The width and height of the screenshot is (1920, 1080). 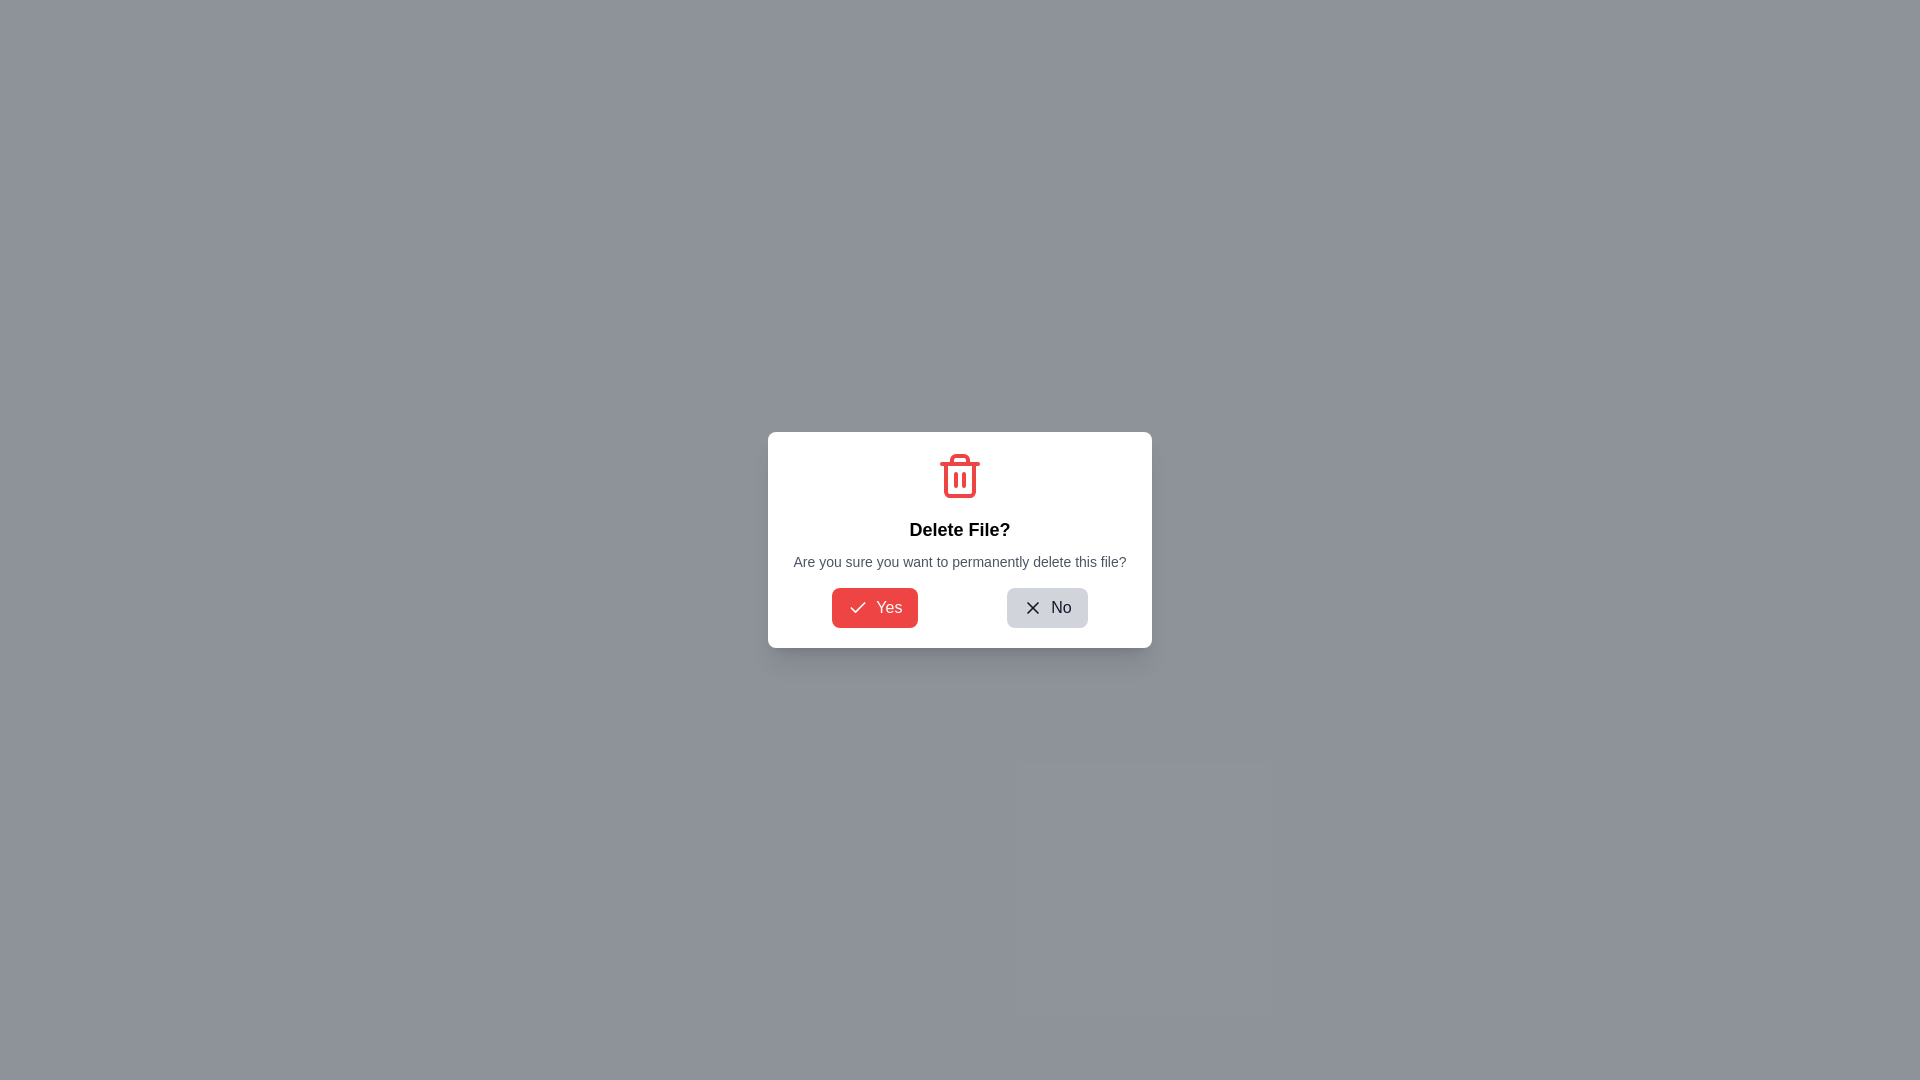 I want to click on the icon located within the 'Yes' button in the confirmation popup, which visually confirms the action associated with the button, so click(x=858, y=606).